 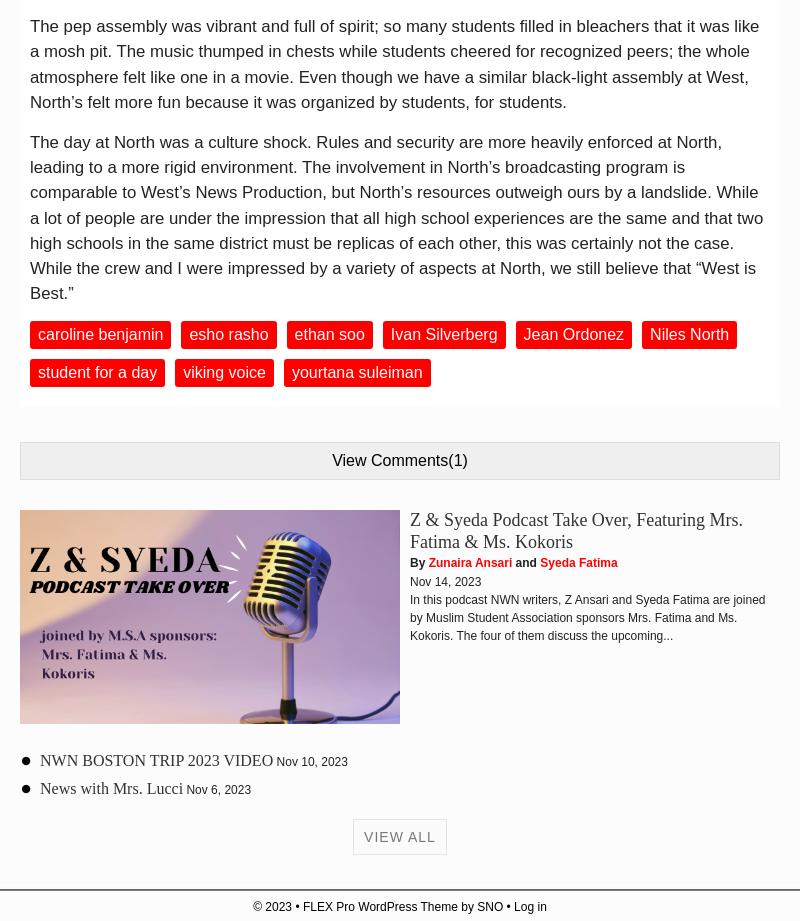 What do you see at coordinates (100, 334) in the screenshot?
I see `'caroline benjamin'` at bounding box center [100, 334].